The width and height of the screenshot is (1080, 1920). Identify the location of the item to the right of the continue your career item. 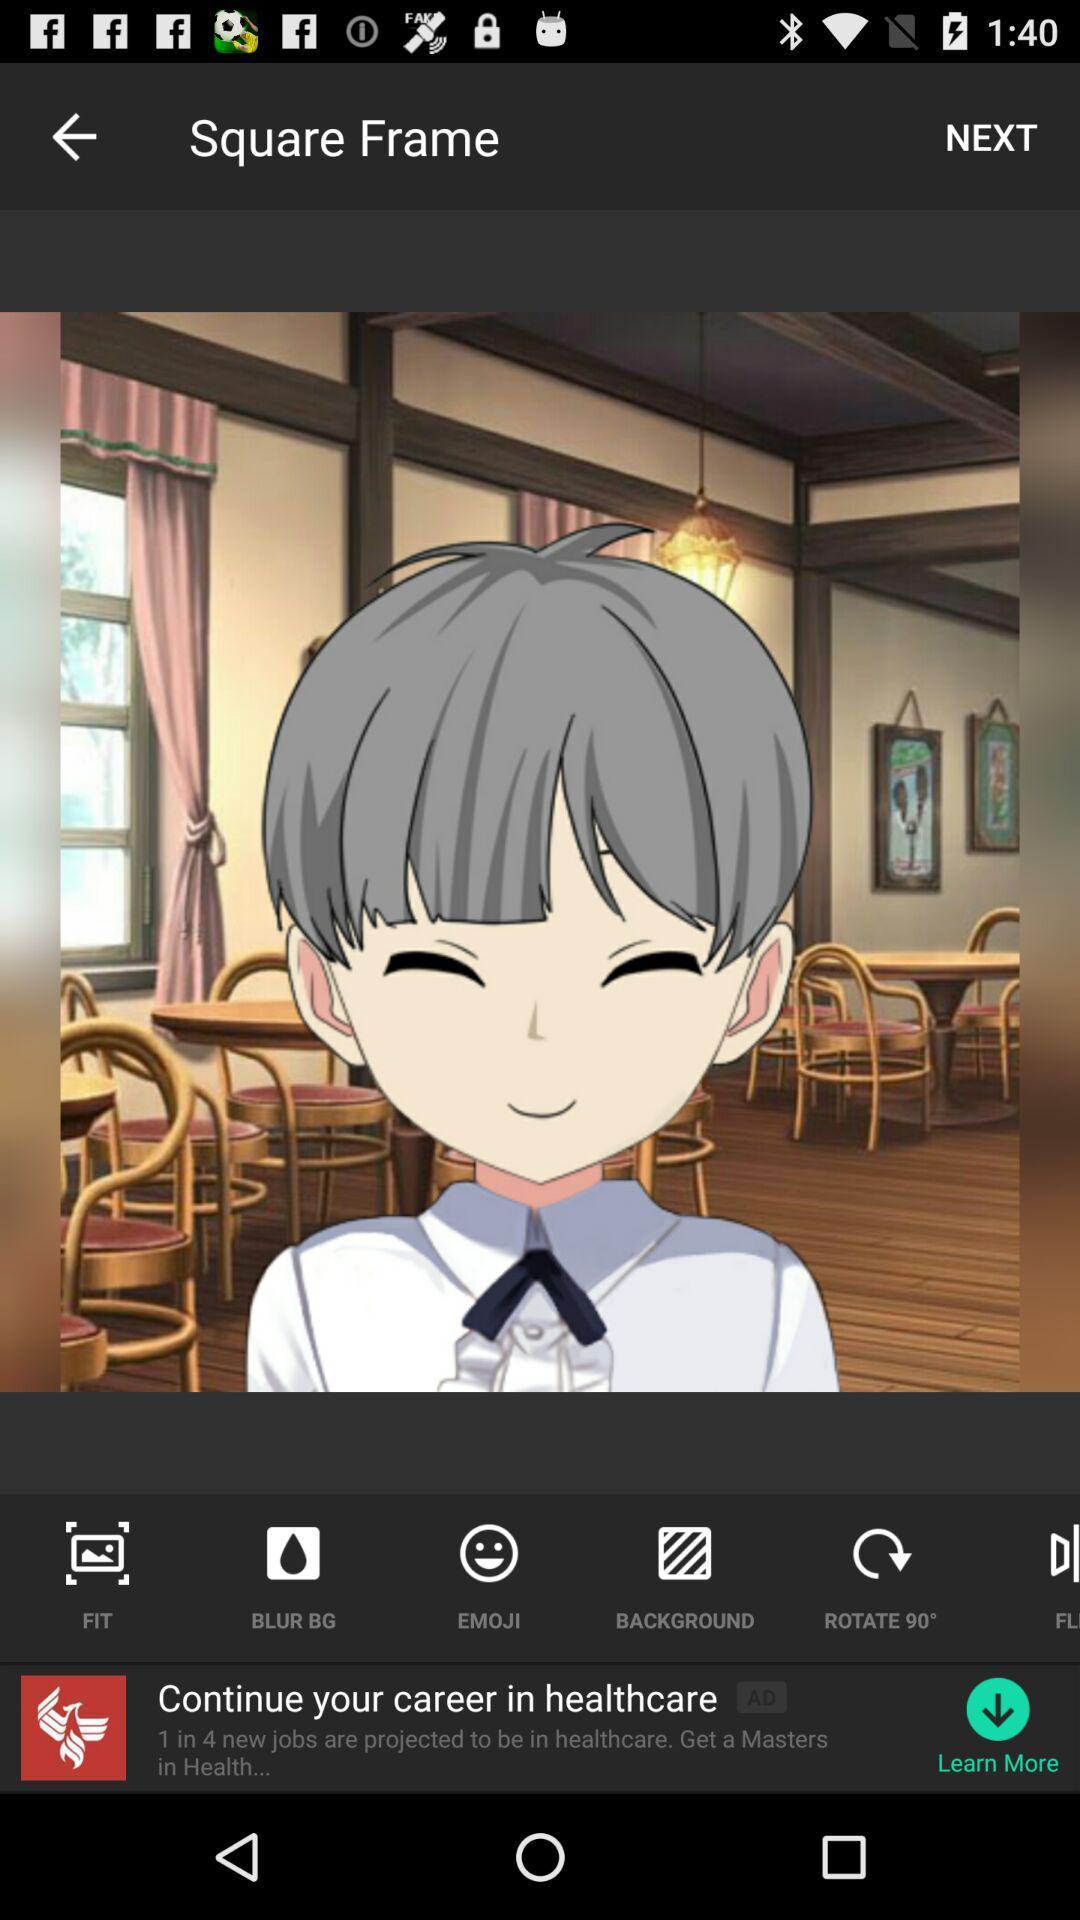
(761, 1696).